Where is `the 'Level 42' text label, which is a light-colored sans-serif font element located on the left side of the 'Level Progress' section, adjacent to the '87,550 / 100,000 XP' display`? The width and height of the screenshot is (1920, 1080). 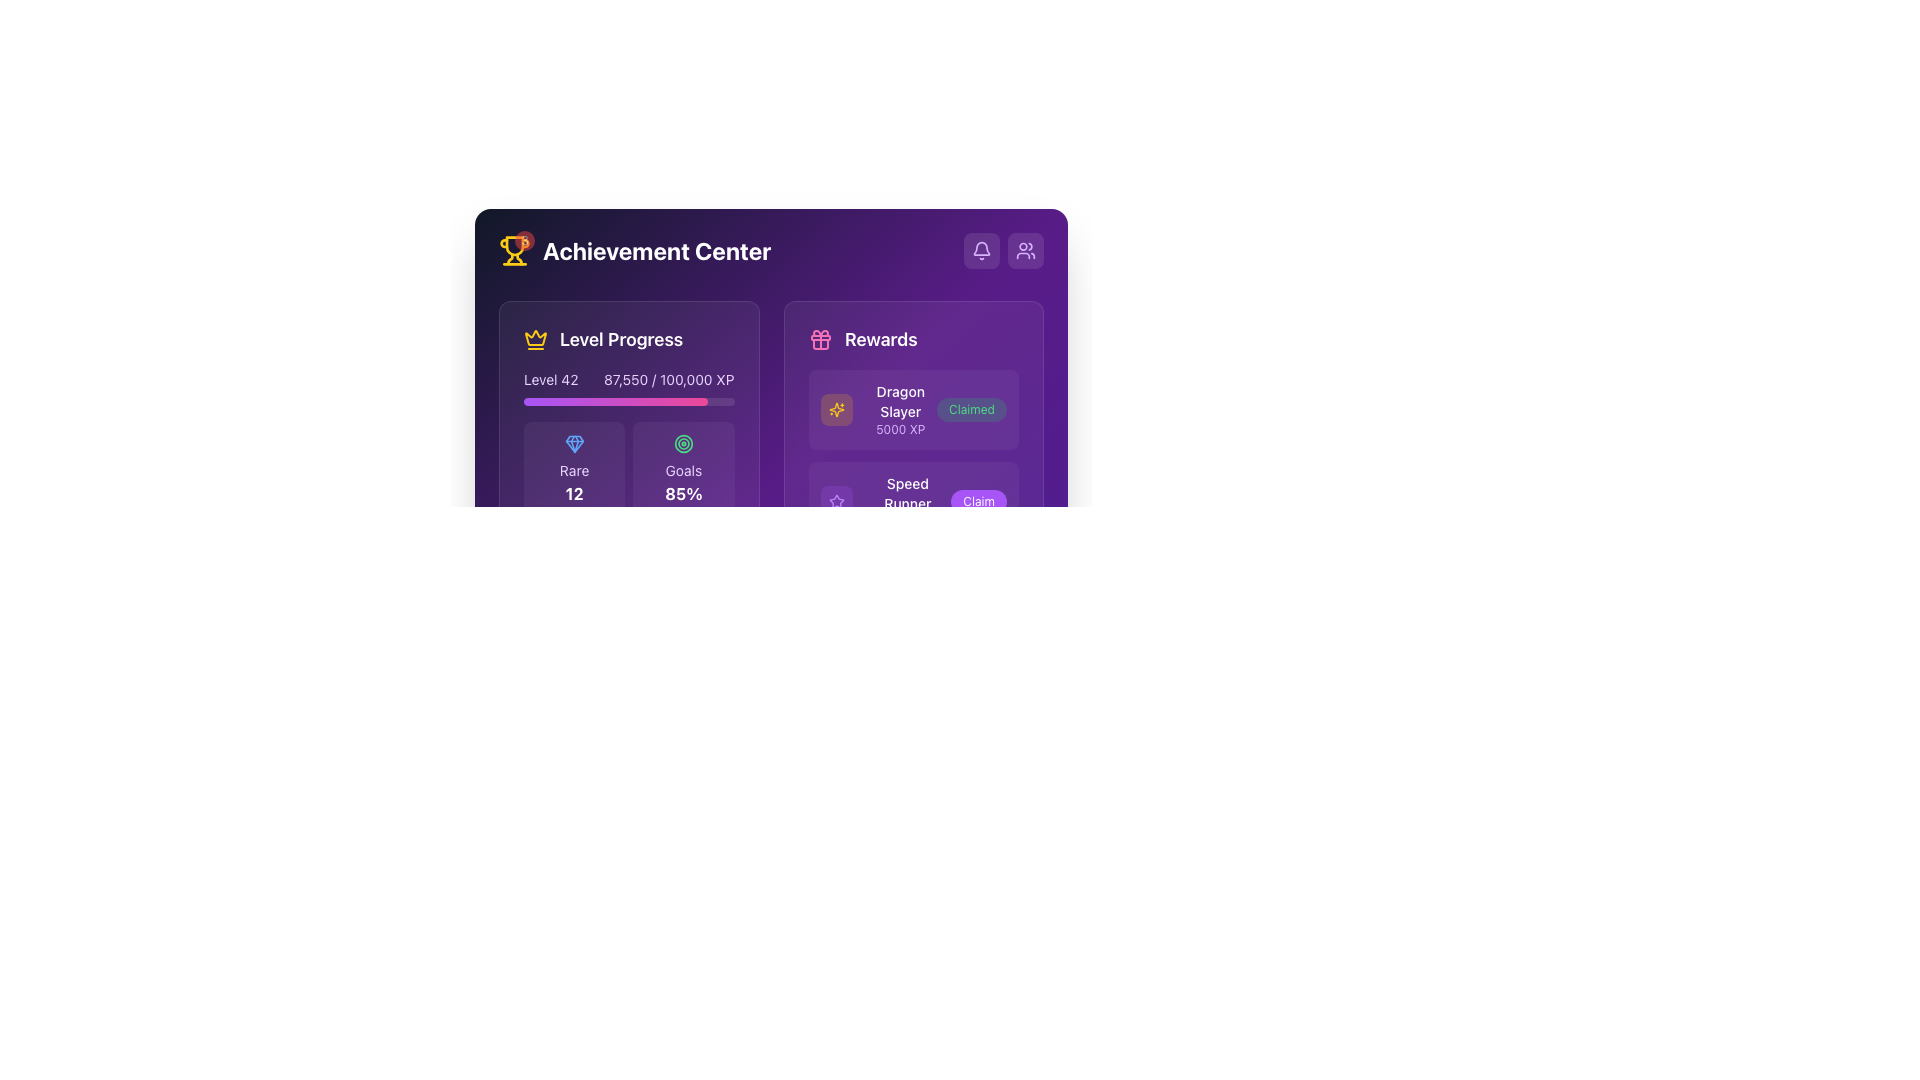 the 'Level 42' text label, which is a light-colored sans-serif font element located on the left side of the 'Level Progress' section, adjacent to the '87,550 / 100,000 XP' display is located at coordinates (551, 380).